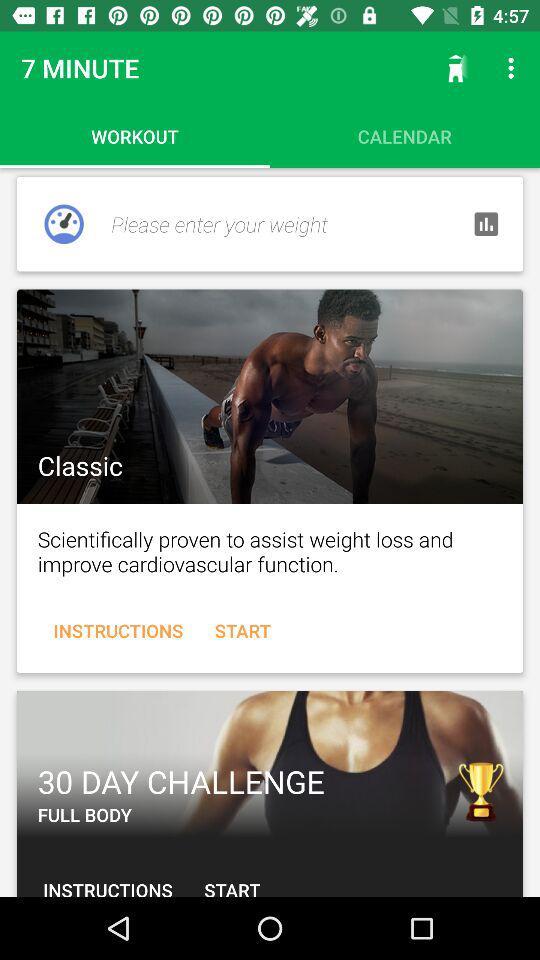  Describe the element at coordinates (270, 763) in the screenshot. I see `30 day challenge` at that location.